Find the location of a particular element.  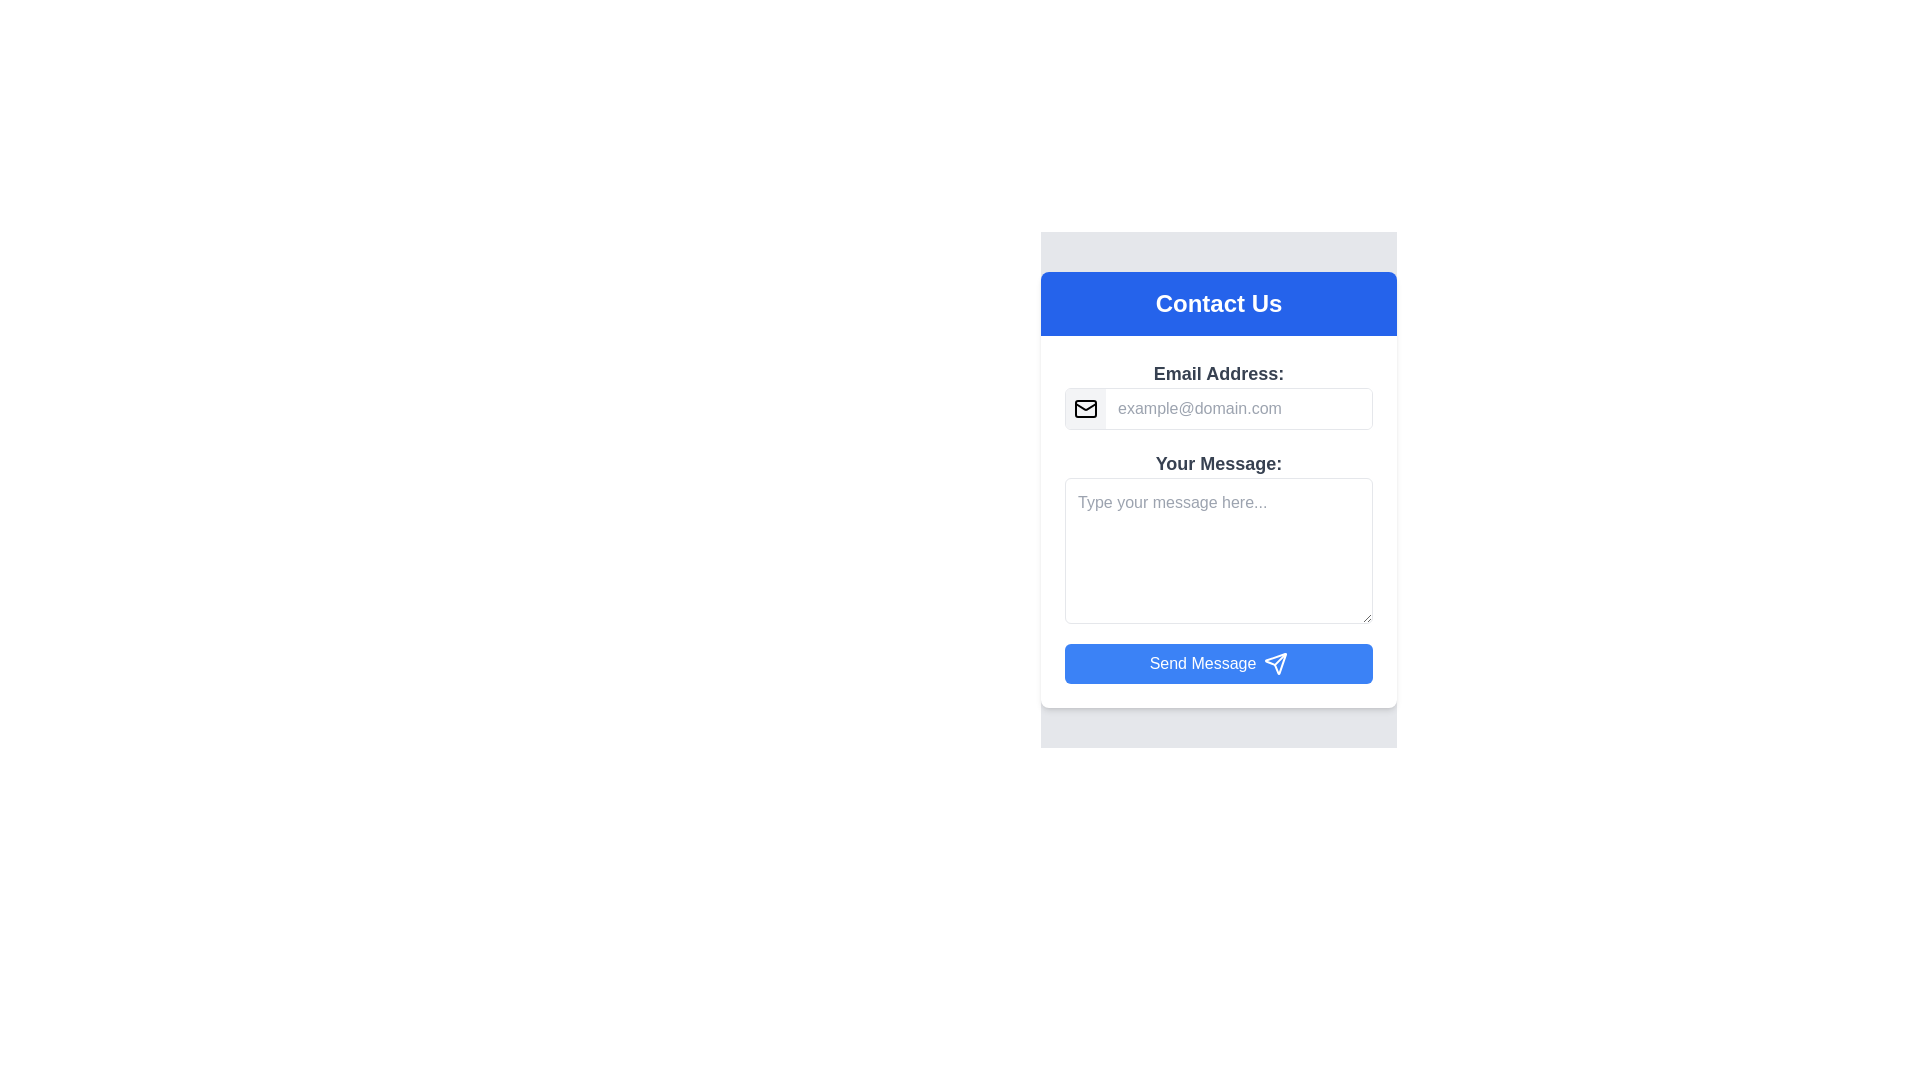

the email icon, which is an SVG representation of an envelope located to the left of the 'Email Address:' input field in the 'Contact Us' form section is located at coordinates (1084, 407).